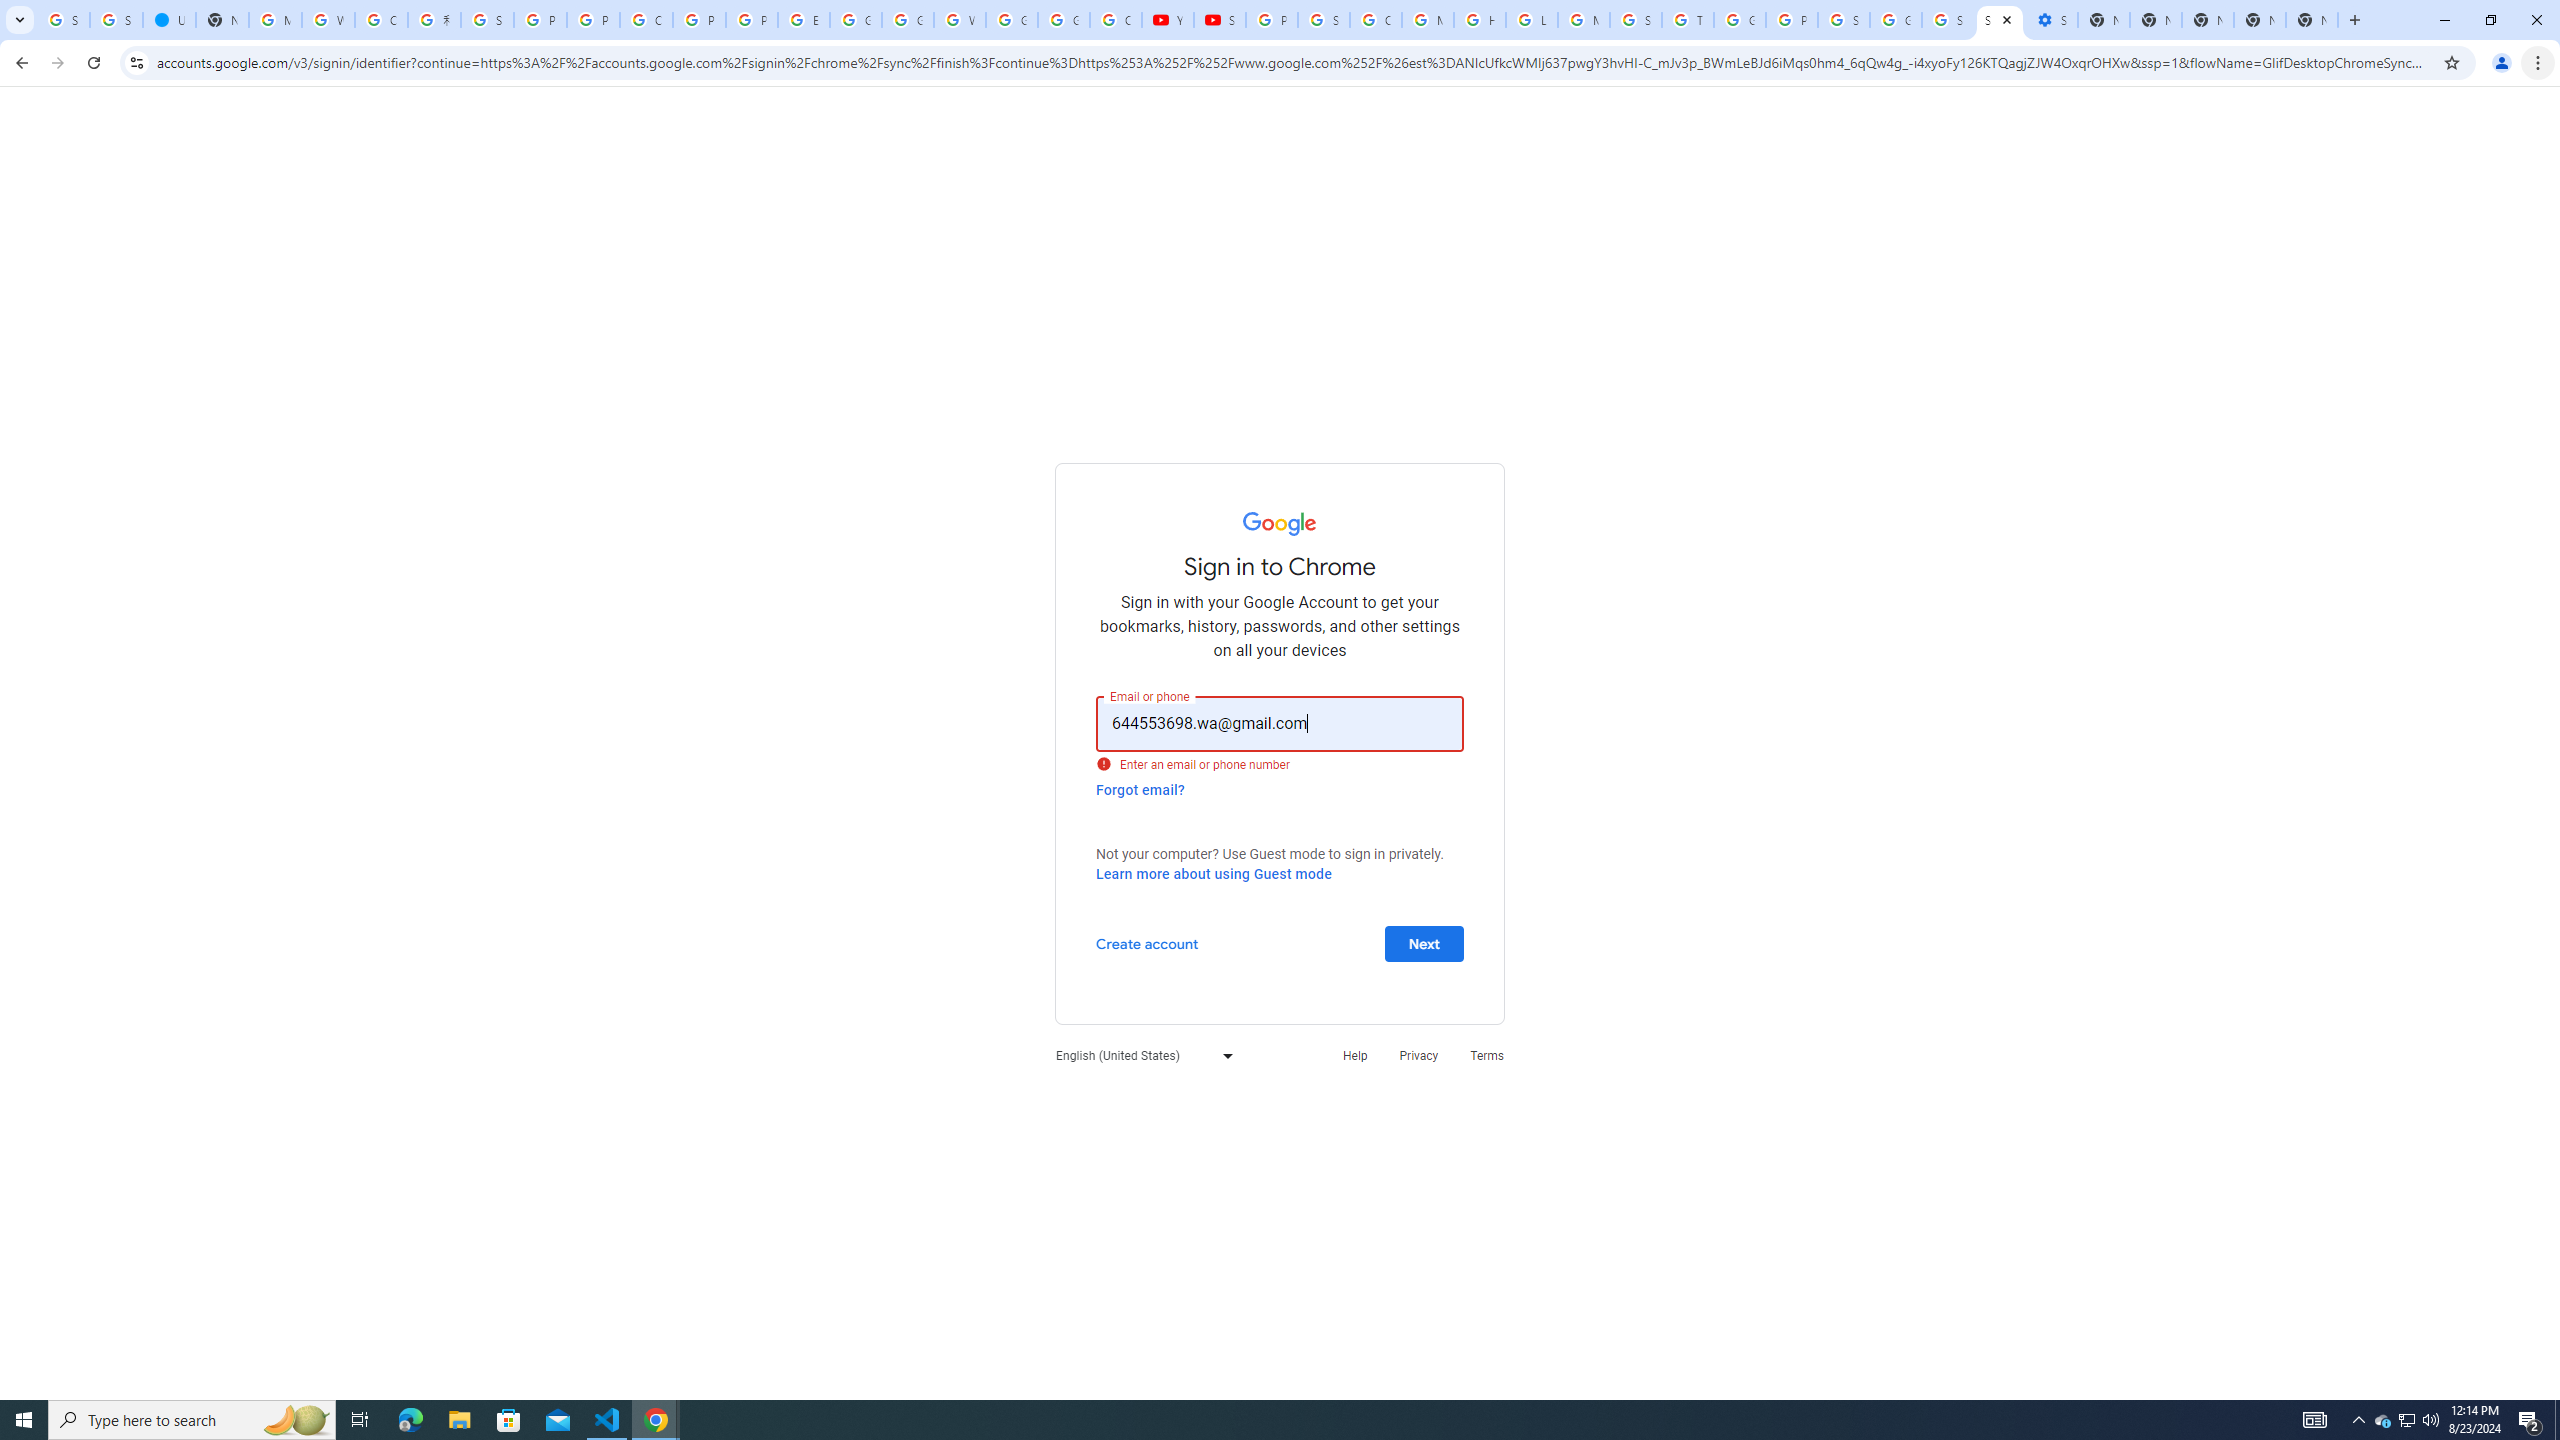 The width and height of the screenshot is (2560, 1440). Describe the element at coordinates (2311, 19) in the screenshot. I see `'New Tab'` at that location.